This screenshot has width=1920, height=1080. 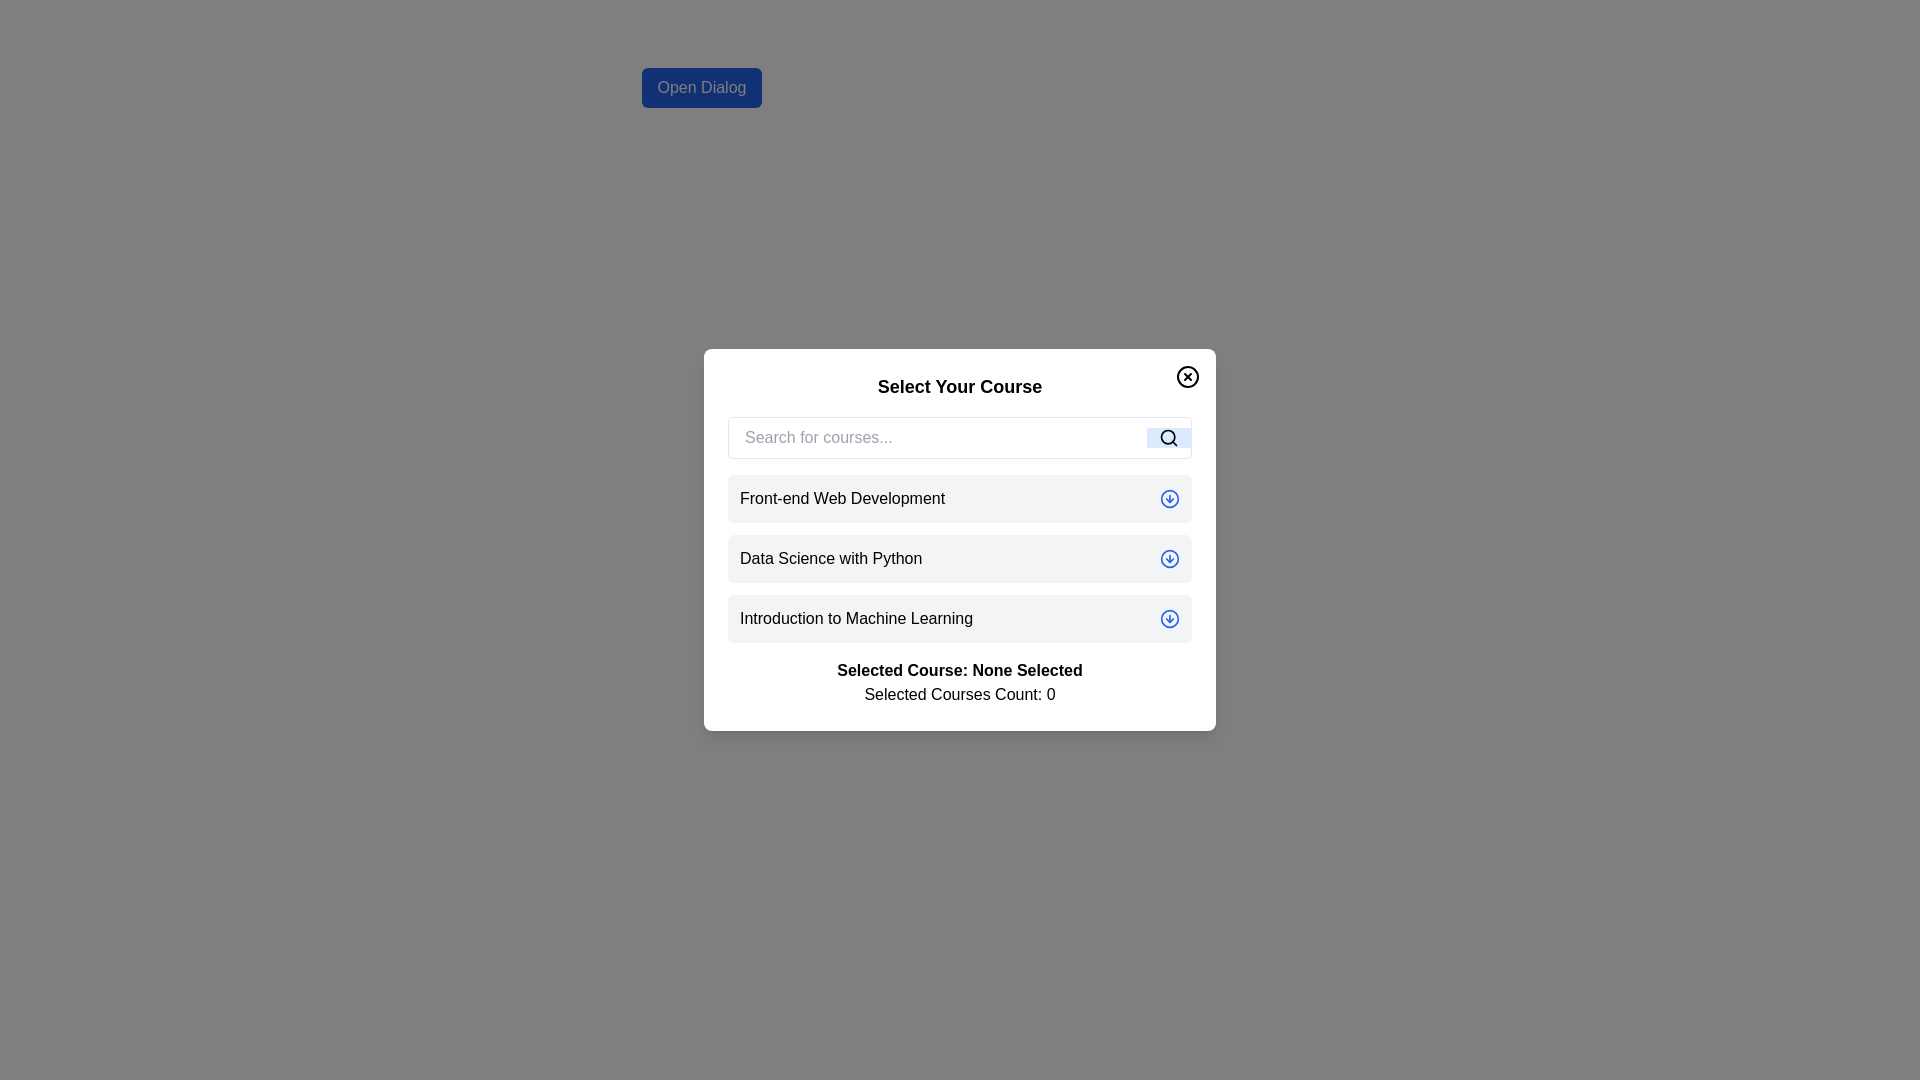 What do you see at coordinates (1170, 559) in the screenshot?
I see `the decorative circle element within the downward arrow icon related to the 'Data Science with Python' course option in a modal dialog` at bounding box center [1170, 559].